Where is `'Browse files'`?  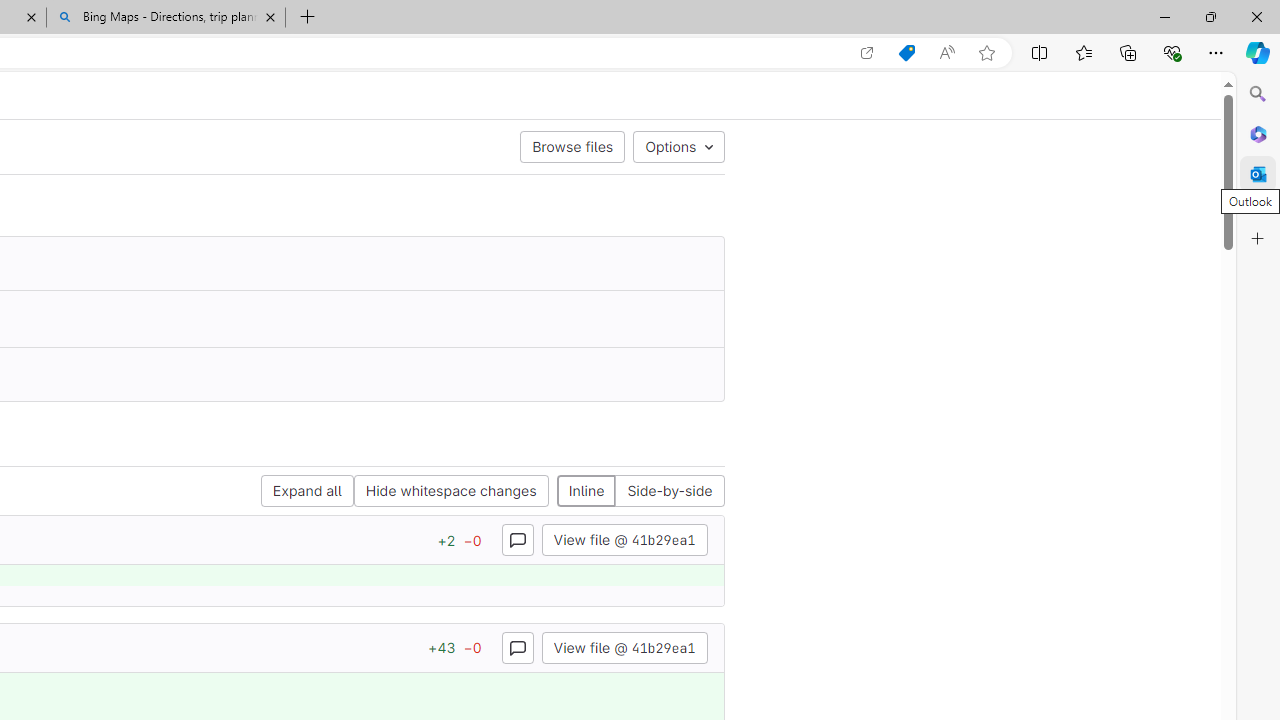
'Browse files' is located at coordinates (571, 145).